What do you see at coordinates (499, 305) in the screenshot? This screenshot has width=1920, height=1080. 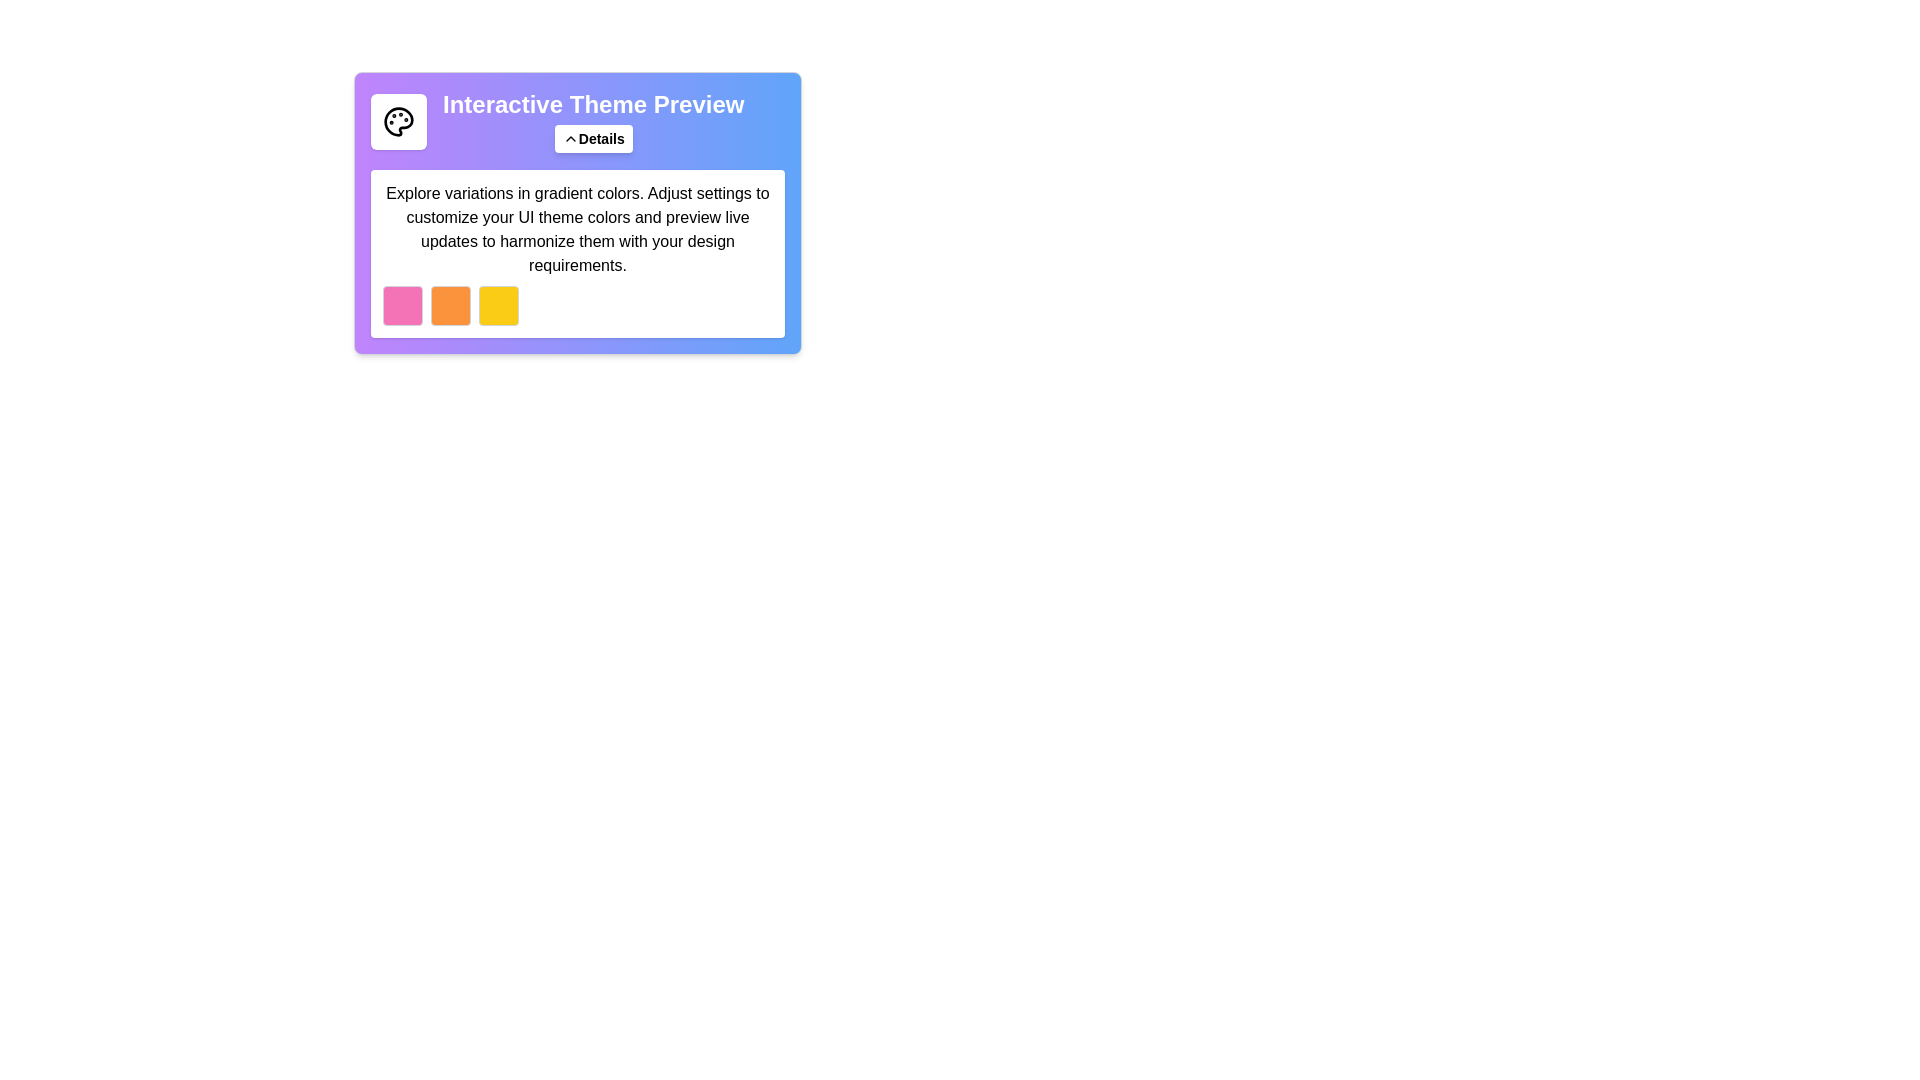 I see `the button with a yellow background and gray border, which is the third element in a row of three similar buttons` at bounding box center [499, 305].